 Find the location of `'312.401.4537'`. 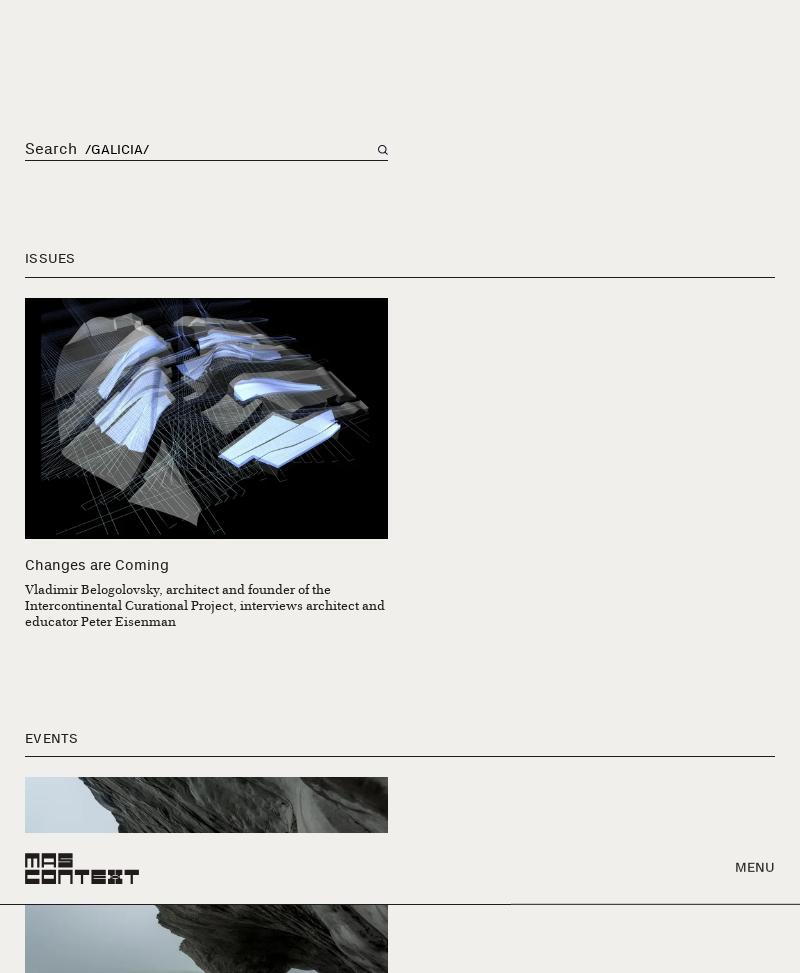

'312.401.4537' is located at coordinates (24, 947).